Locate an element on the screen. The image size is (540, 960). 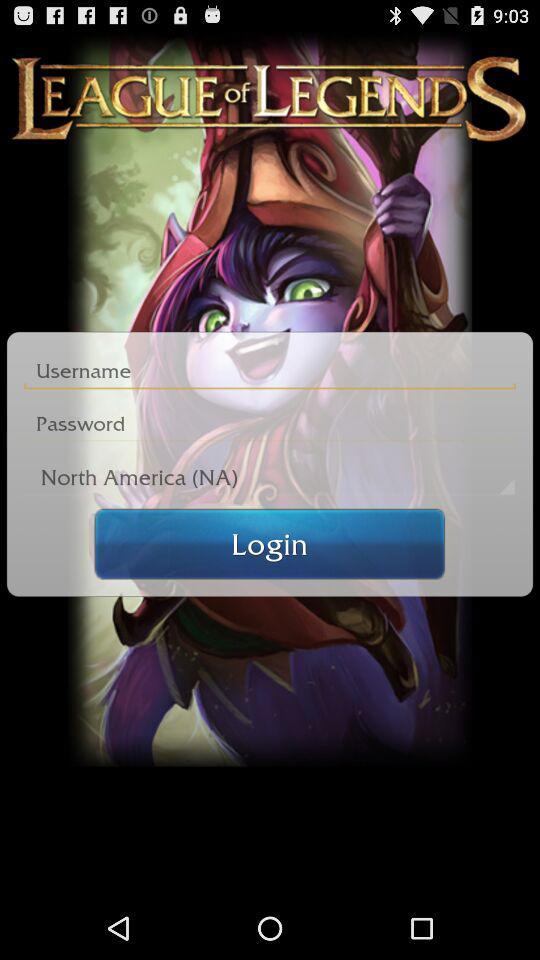
login button is located at coordinates (269, 543).